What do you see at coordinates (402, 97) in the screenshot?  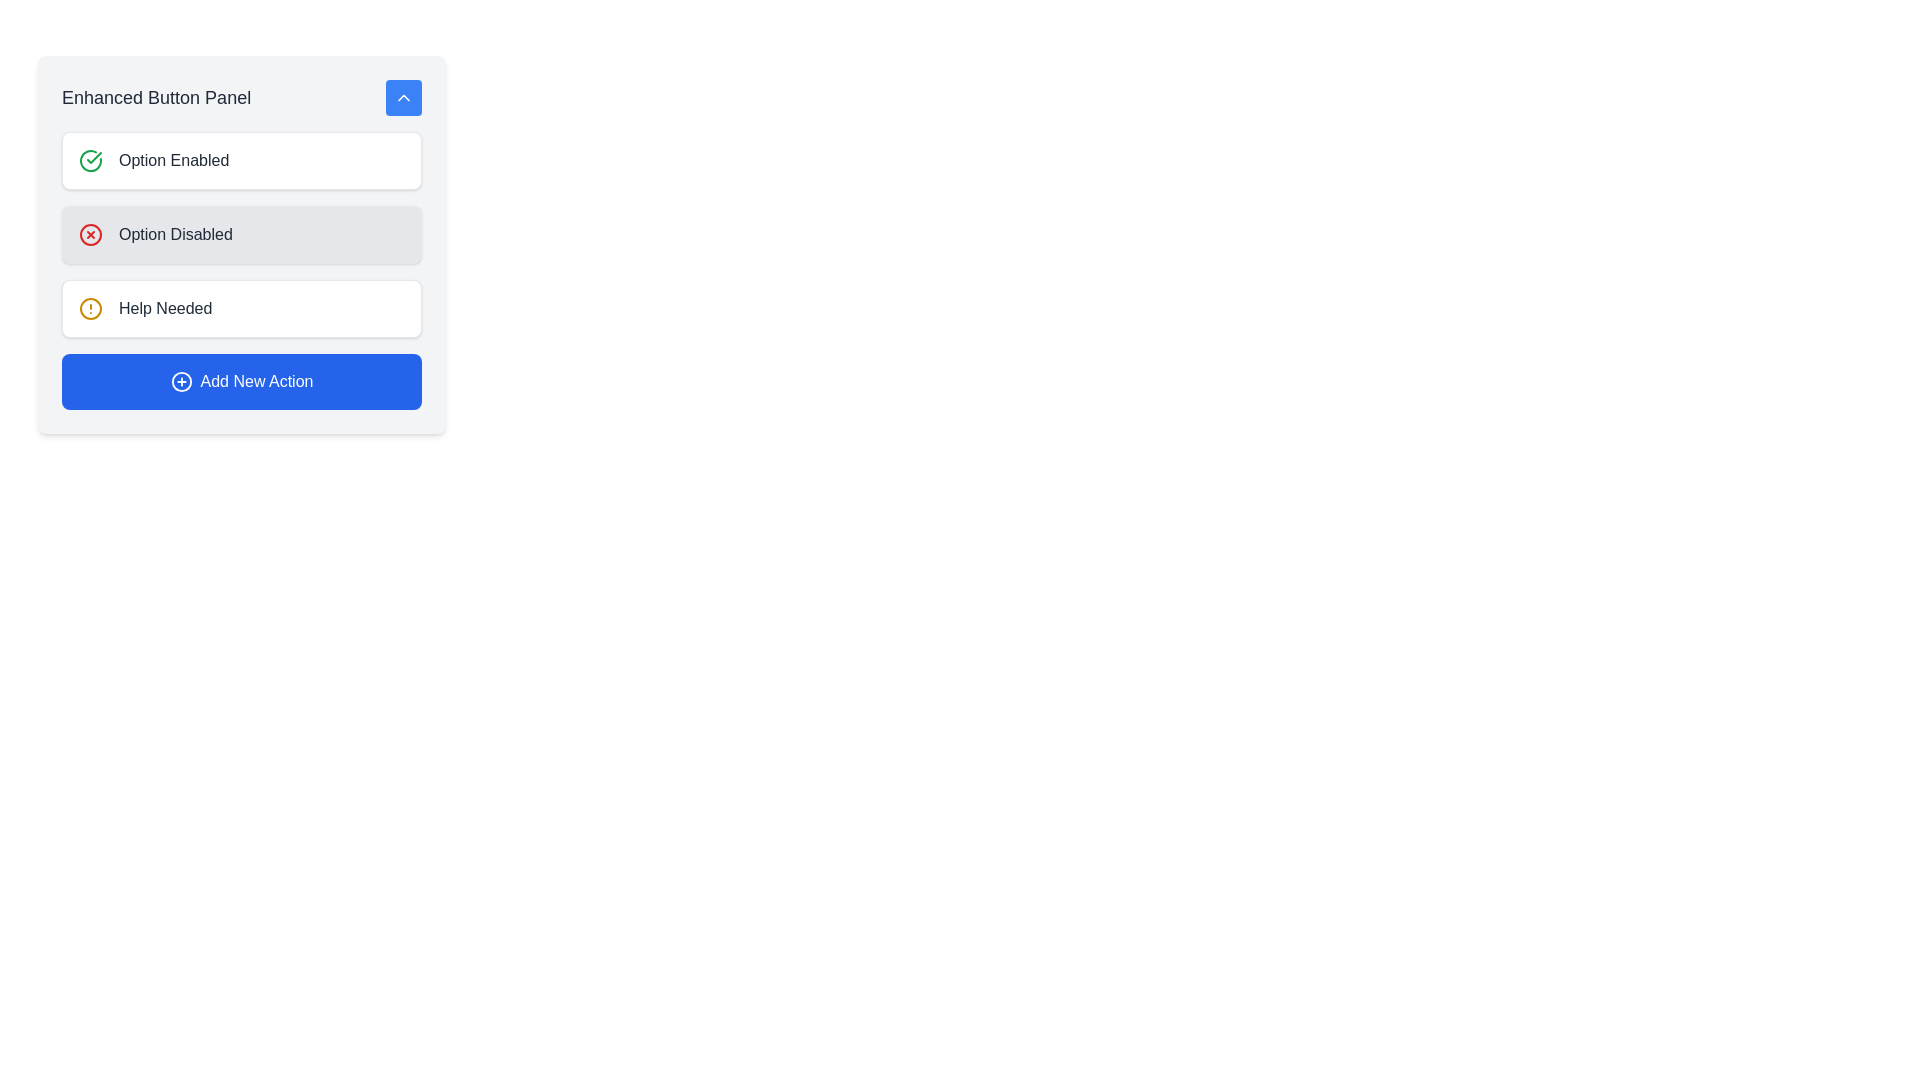 I see `the small, square-shaped button with rounded corners and a blue background featuring a white upward arrow icon at its center, located at the top-right corner of the 'Enhanced Button Panel'` at bounding box center [402, 97].